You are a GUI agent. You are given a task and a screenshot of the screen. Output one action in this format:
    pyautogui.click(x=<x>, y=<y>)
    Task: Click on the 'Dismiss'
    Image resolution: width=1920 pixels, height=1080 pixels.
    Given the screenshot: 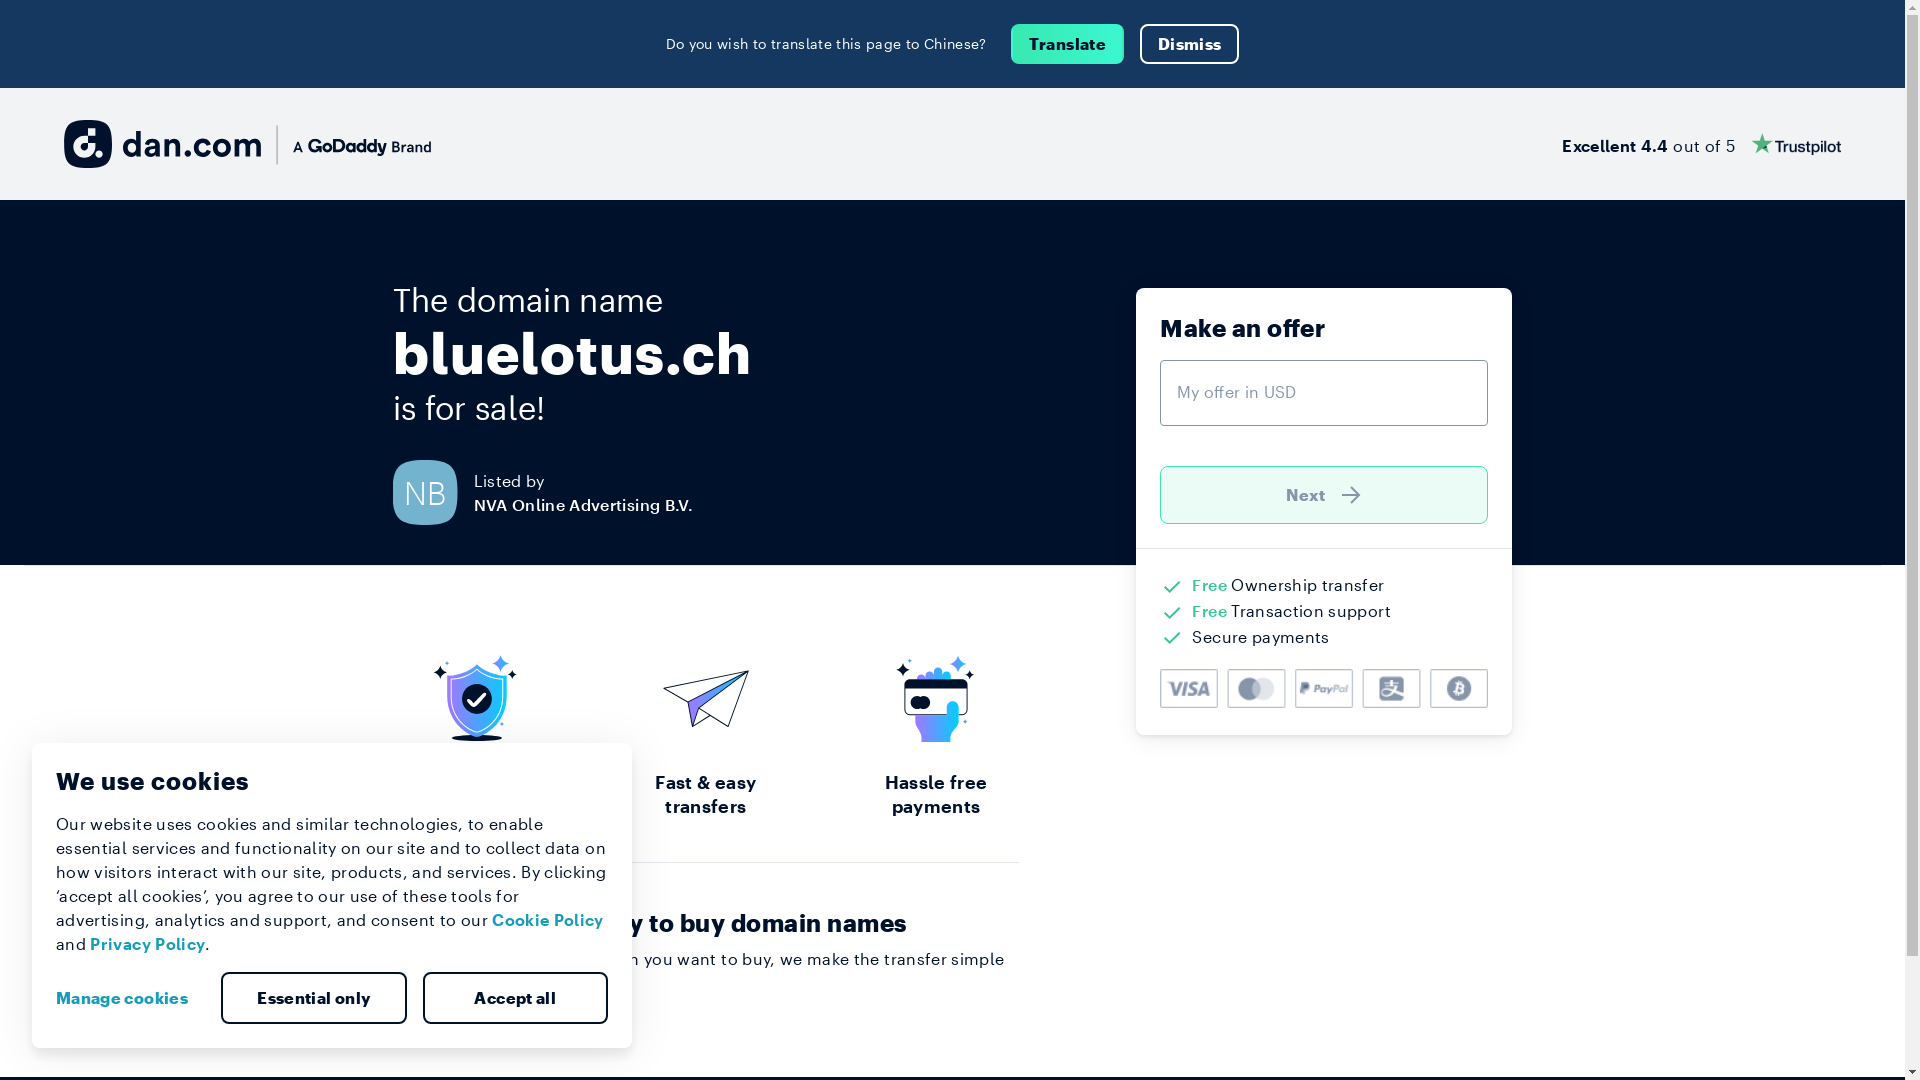 What is the action you would take?
    pyautogui.click(x=1189, y=43)
    